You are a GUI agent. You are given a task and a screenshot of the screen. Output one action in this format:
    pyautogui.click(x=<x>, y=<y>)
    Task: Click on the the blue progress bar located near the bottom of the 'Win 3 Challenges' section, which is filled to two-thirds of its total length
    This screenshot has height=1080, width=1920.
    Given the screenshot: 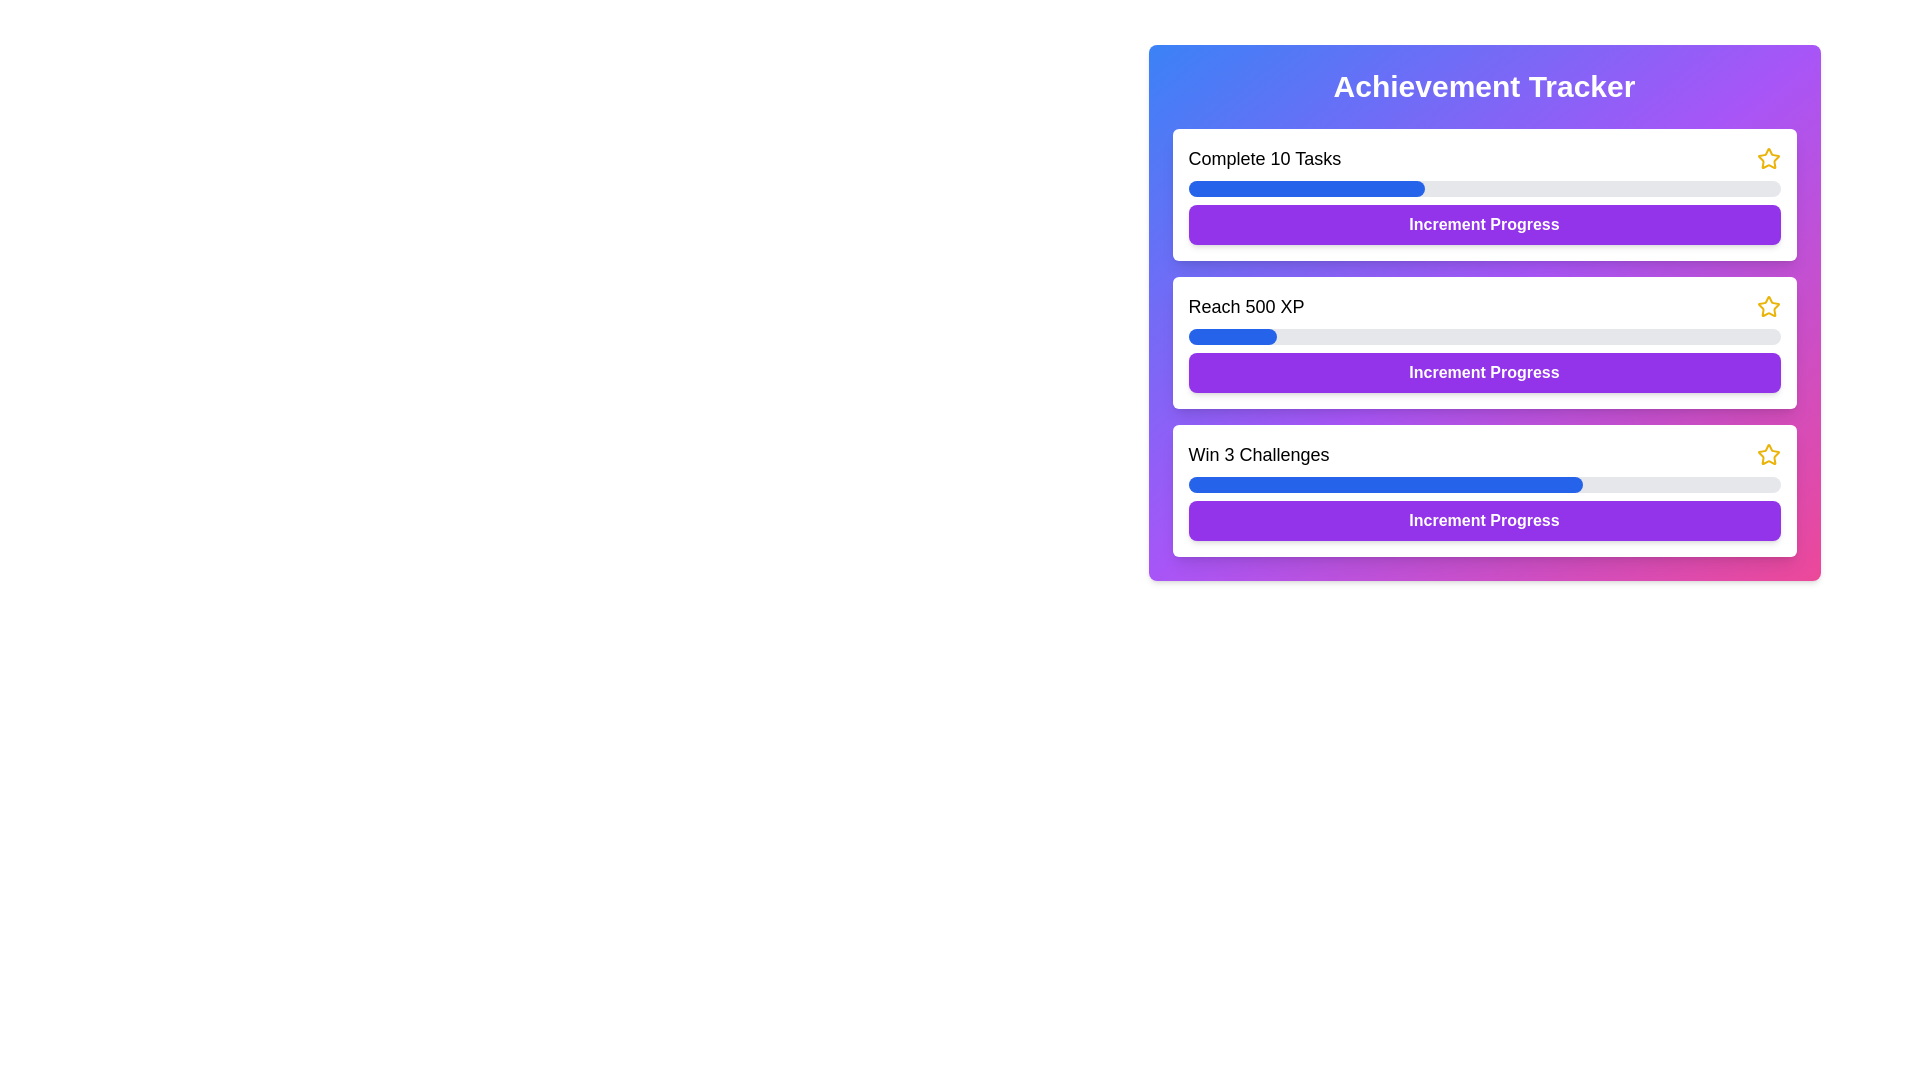 What is the action you would take?
    pyautogui.click(x=1384, y=485)
    